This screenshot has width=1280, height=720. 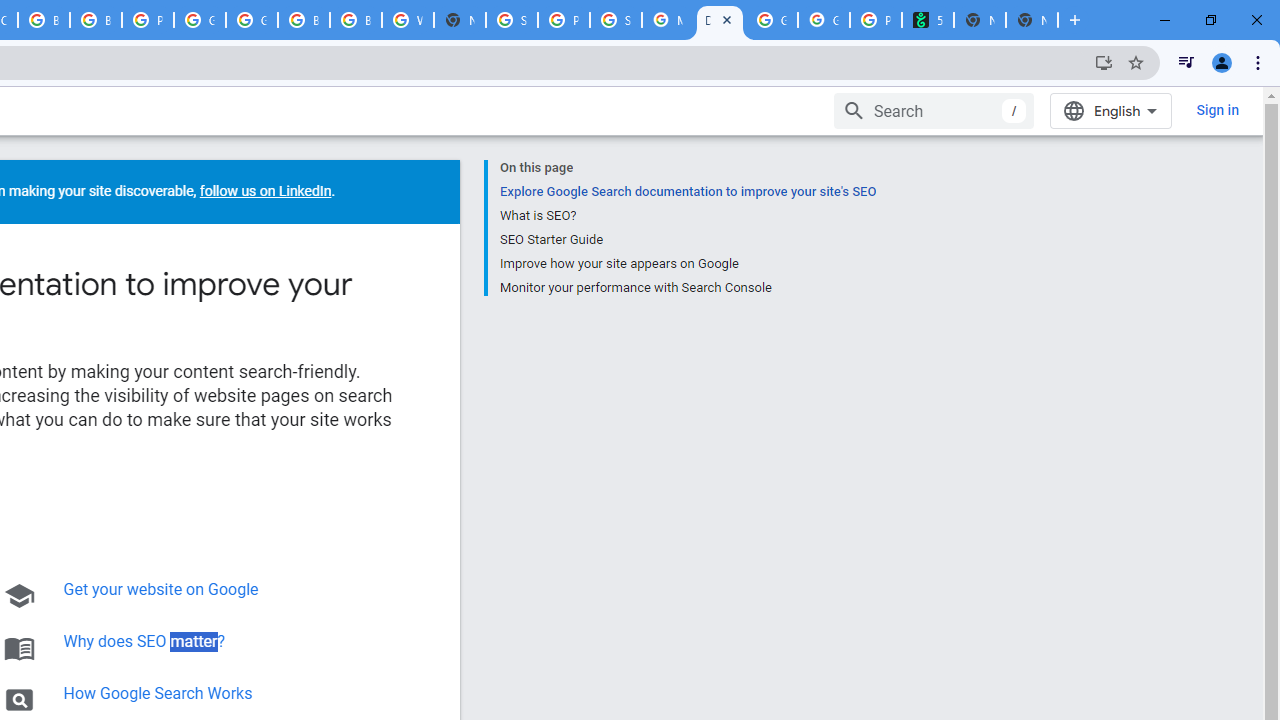 What do you see at coordinates (687, 285) in the screenshot?
I see `'Monitor your performance with Search Console'` at bounding box center [687, 285].